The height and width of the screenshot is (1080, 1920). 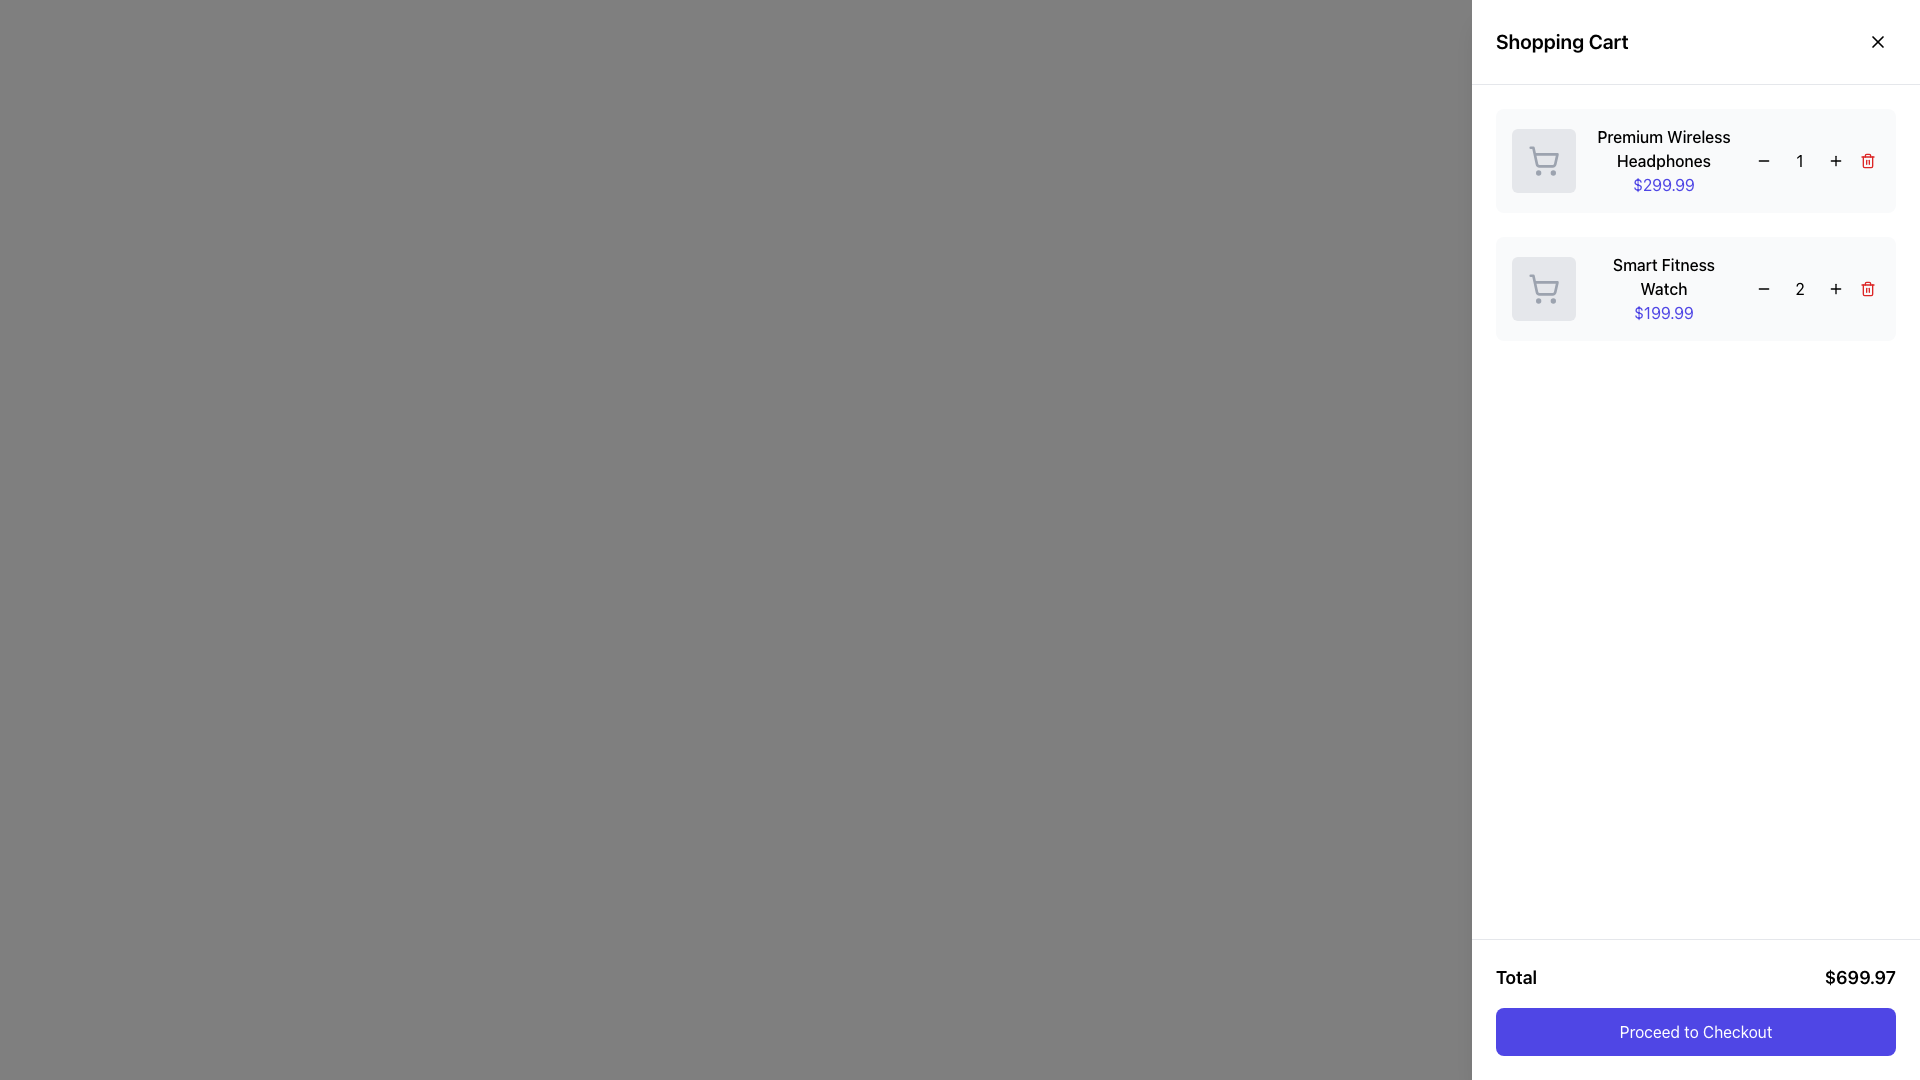 What do you see at coordinates (1763, 160) in the screenshot?
I see `the minus sign icon button located to the right of 'Premium Wireless Headphones' to decrement the associated item's quantity` at bounding box center [1763, 160].